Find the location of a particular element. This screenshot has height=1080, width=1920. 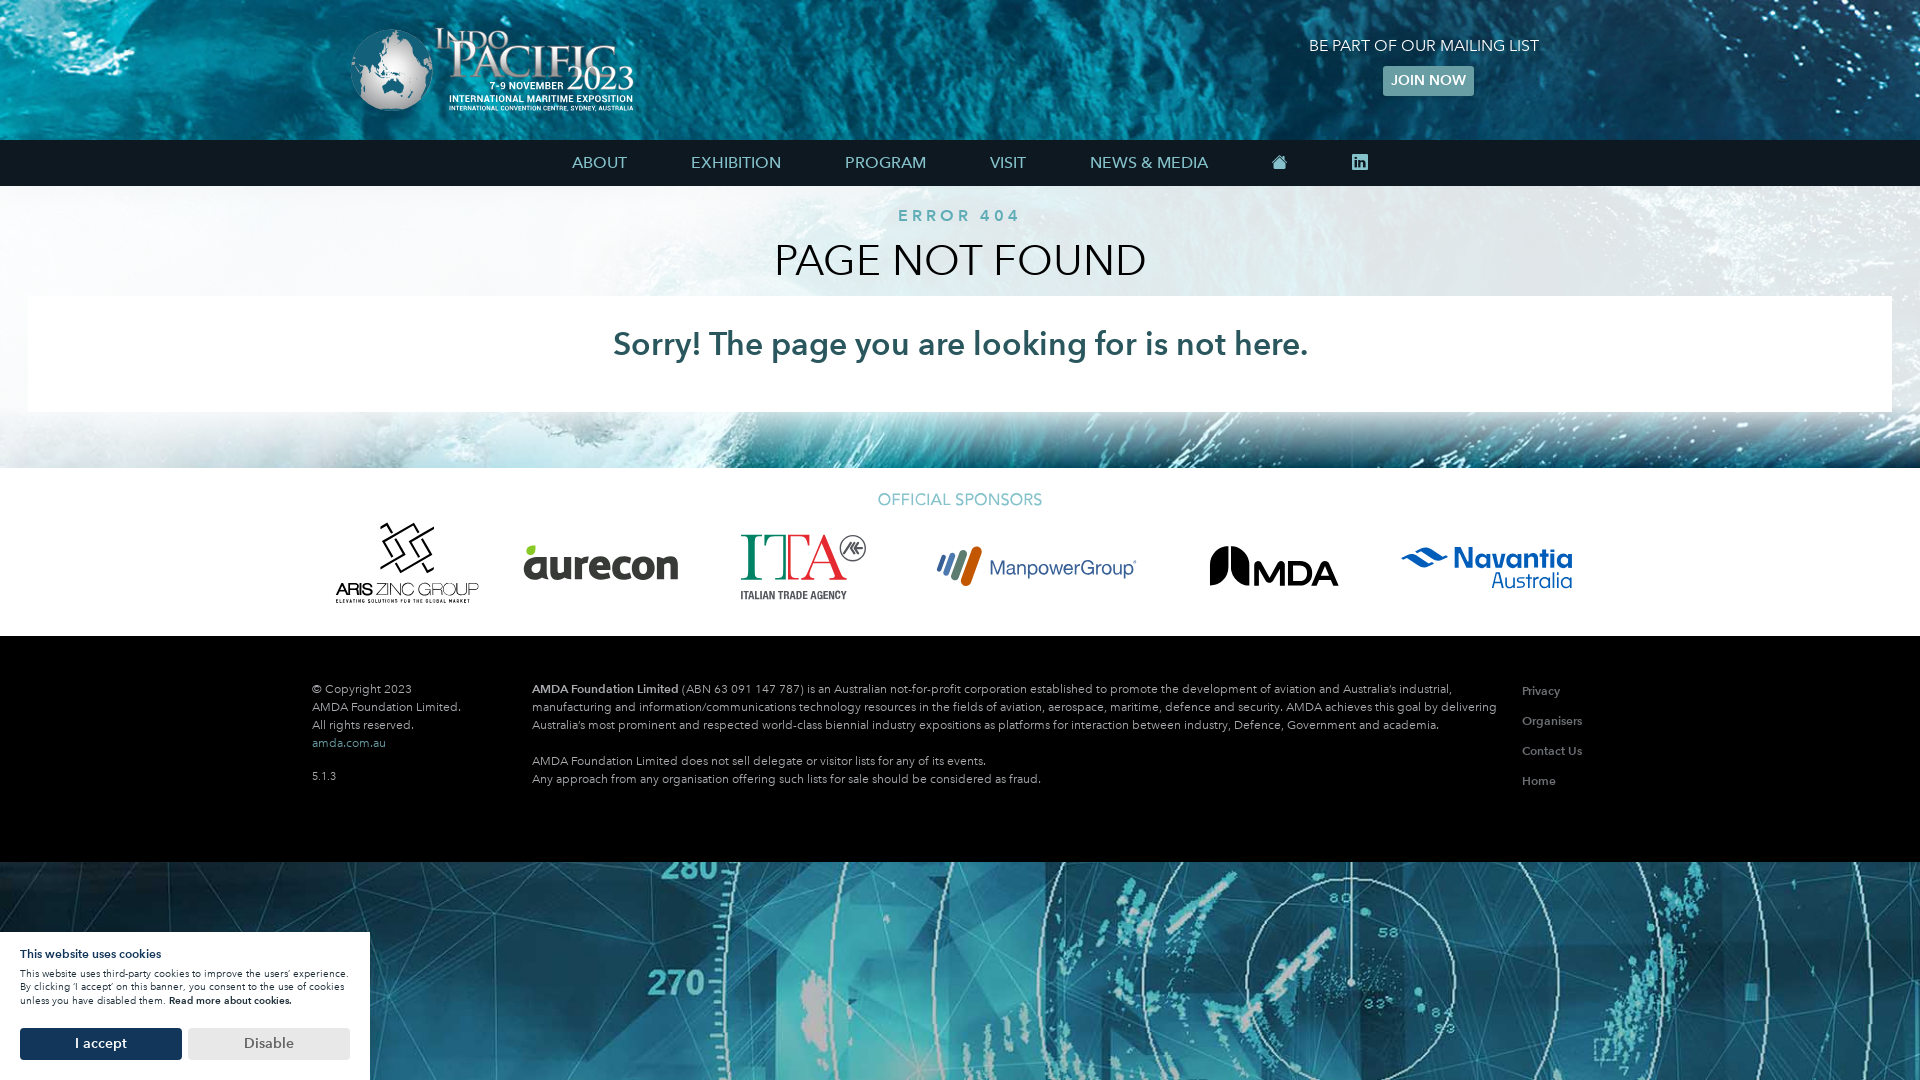

'Organisers' is located at coordinates (1550, 720).